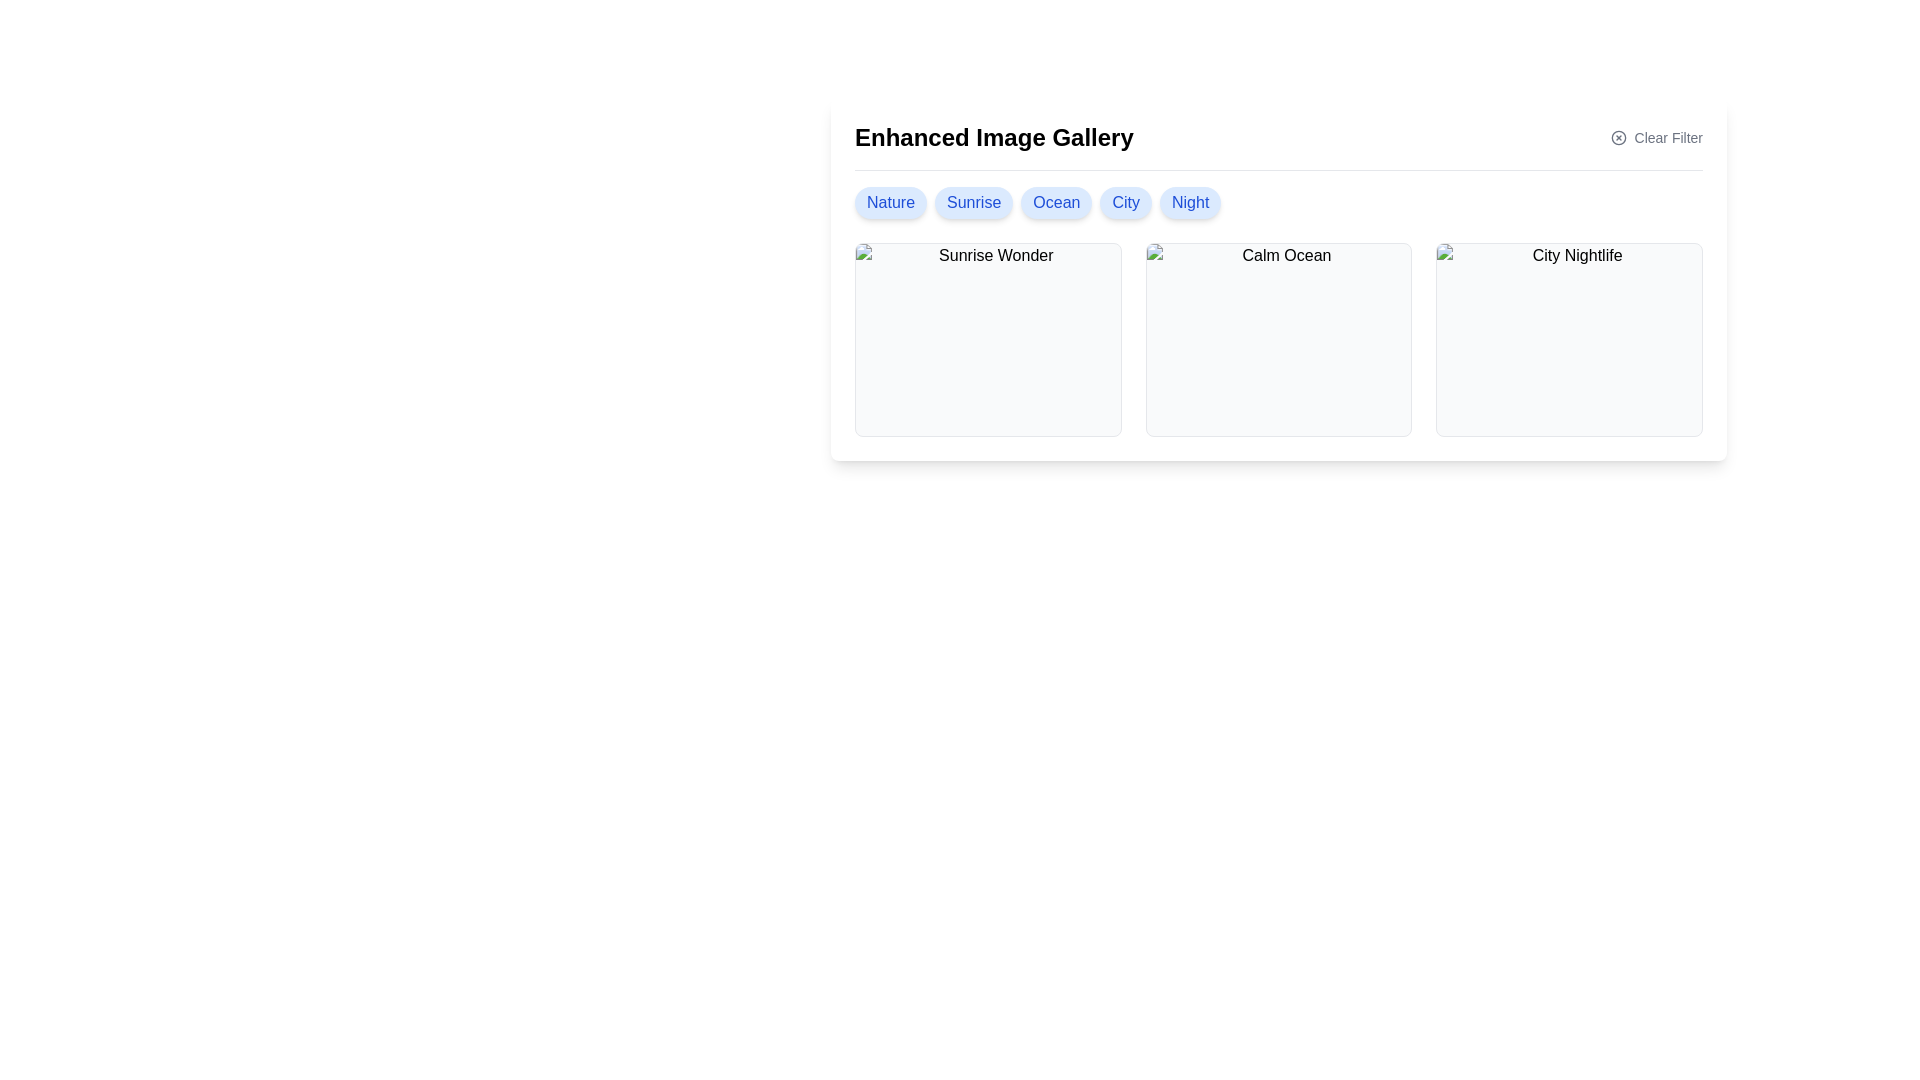 This screenshot has width=1920, height=1080. Describe the element at coordinates (1656, 137) in the screenshot. I see `the button located in the top-right corner adjacent to the header 'Enhanced Image Gallery' to clear filters and reset the displayed content to its original state` at that location.